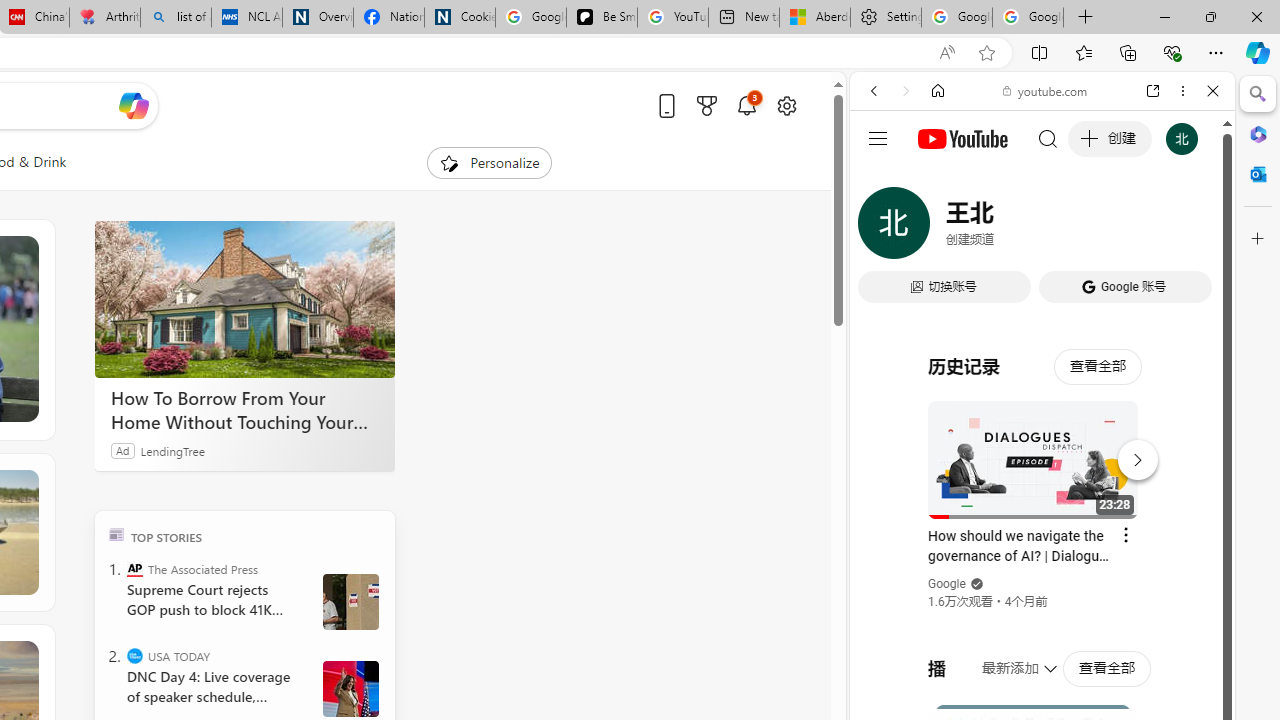 This screenshot has height=720, width=1280. I want to click on 'Personalize', so click(488, 162).